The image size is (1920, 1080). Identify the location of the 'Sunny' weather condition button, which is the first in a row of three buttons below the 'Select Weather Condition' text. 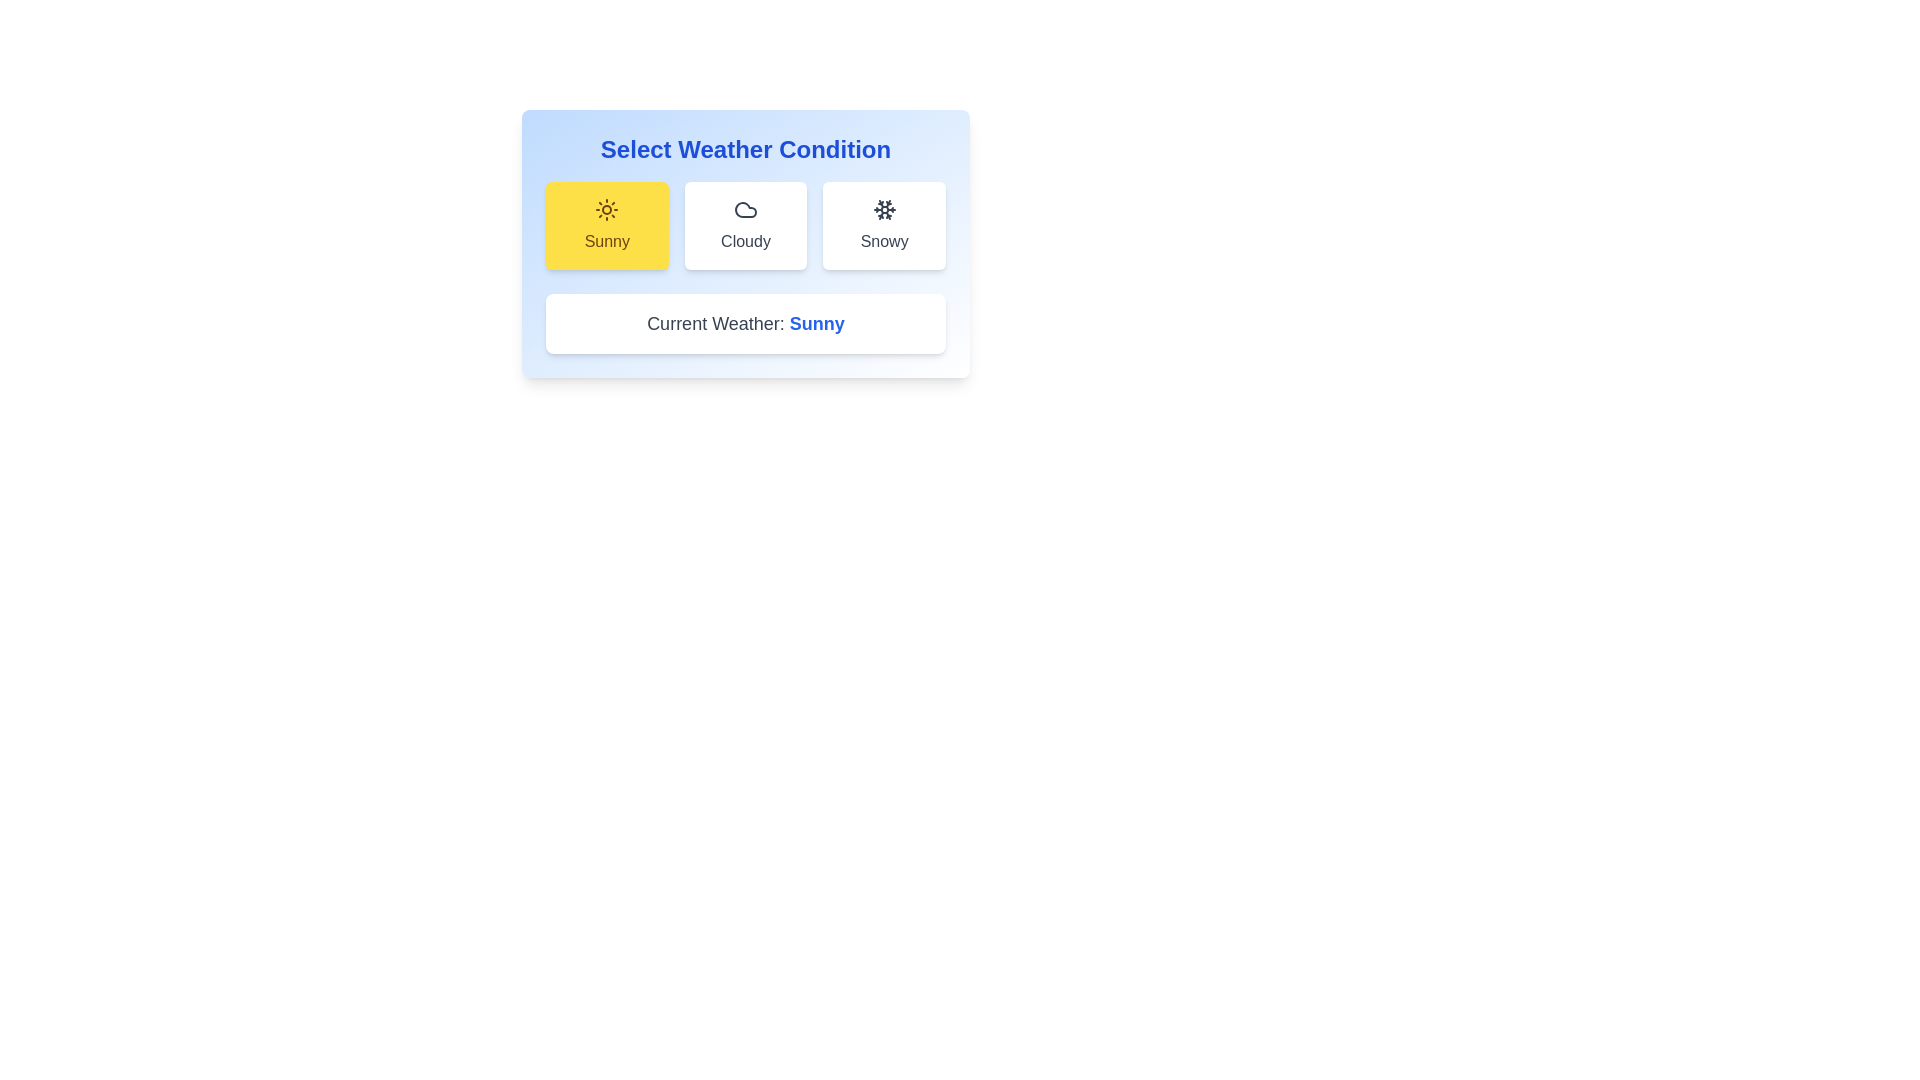
(605, 209).